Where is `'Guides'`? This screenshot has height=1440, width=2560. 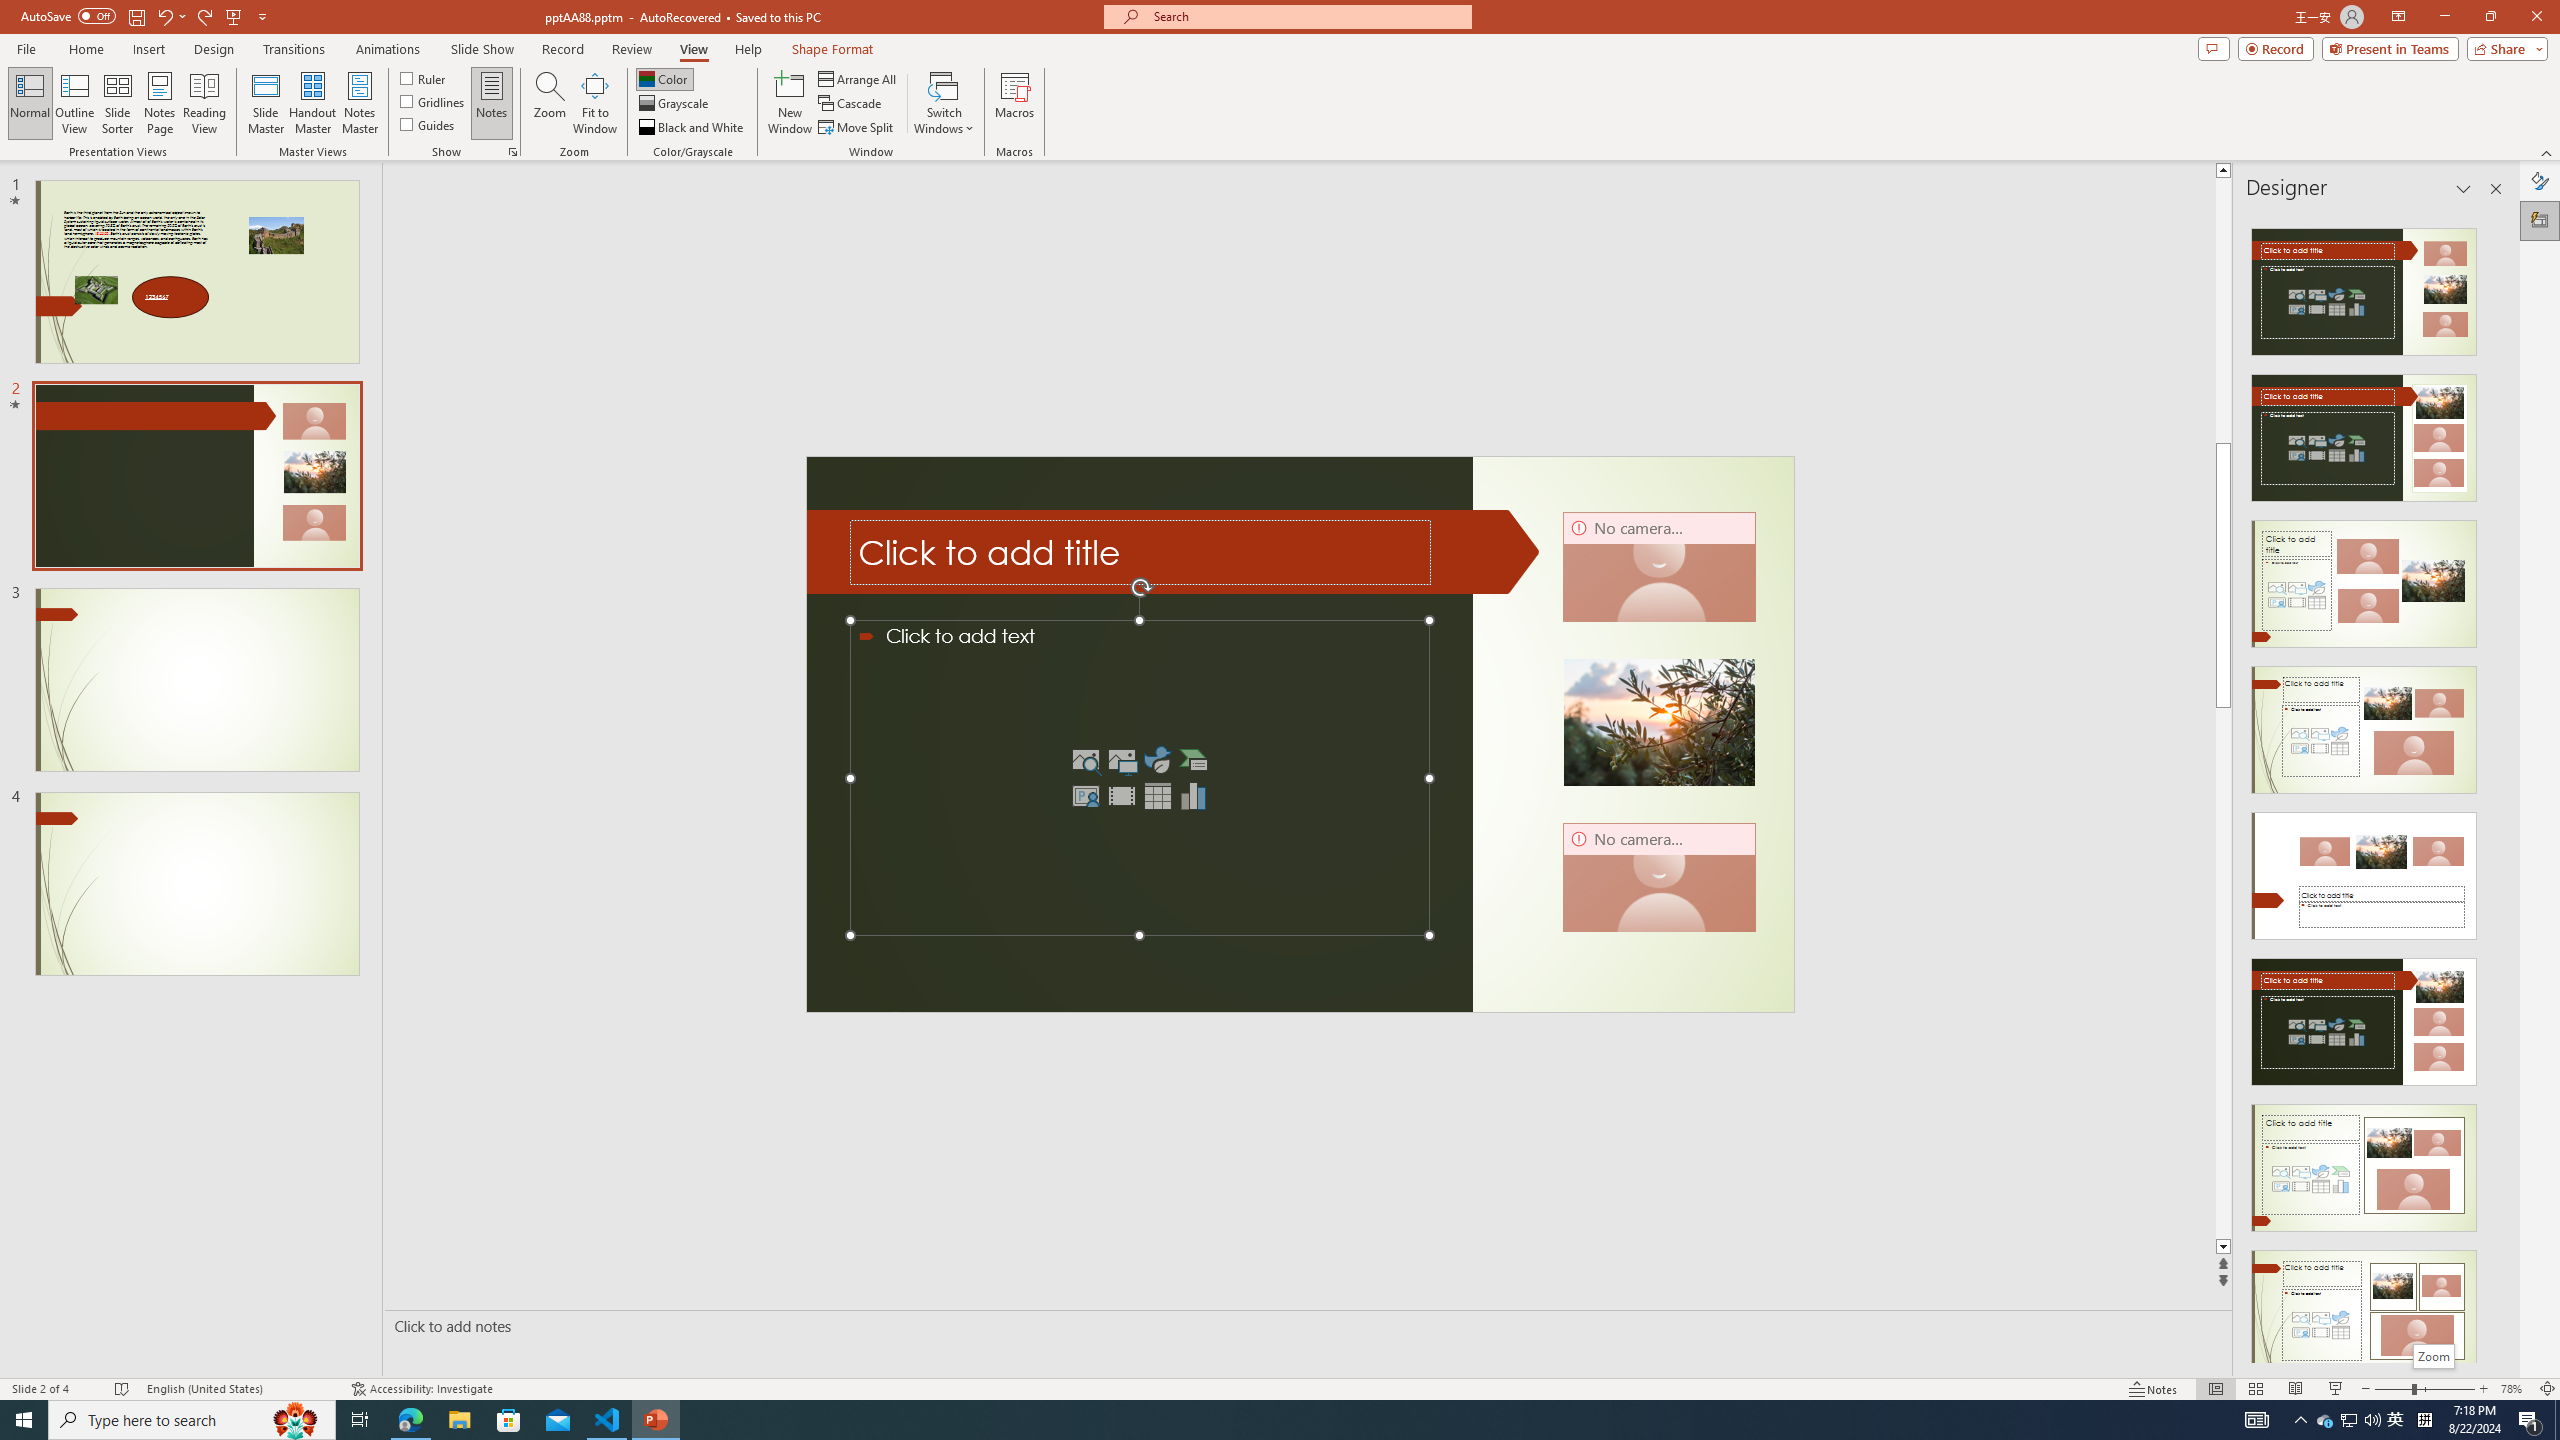 'Guides' is located at coordinates (428, 122).